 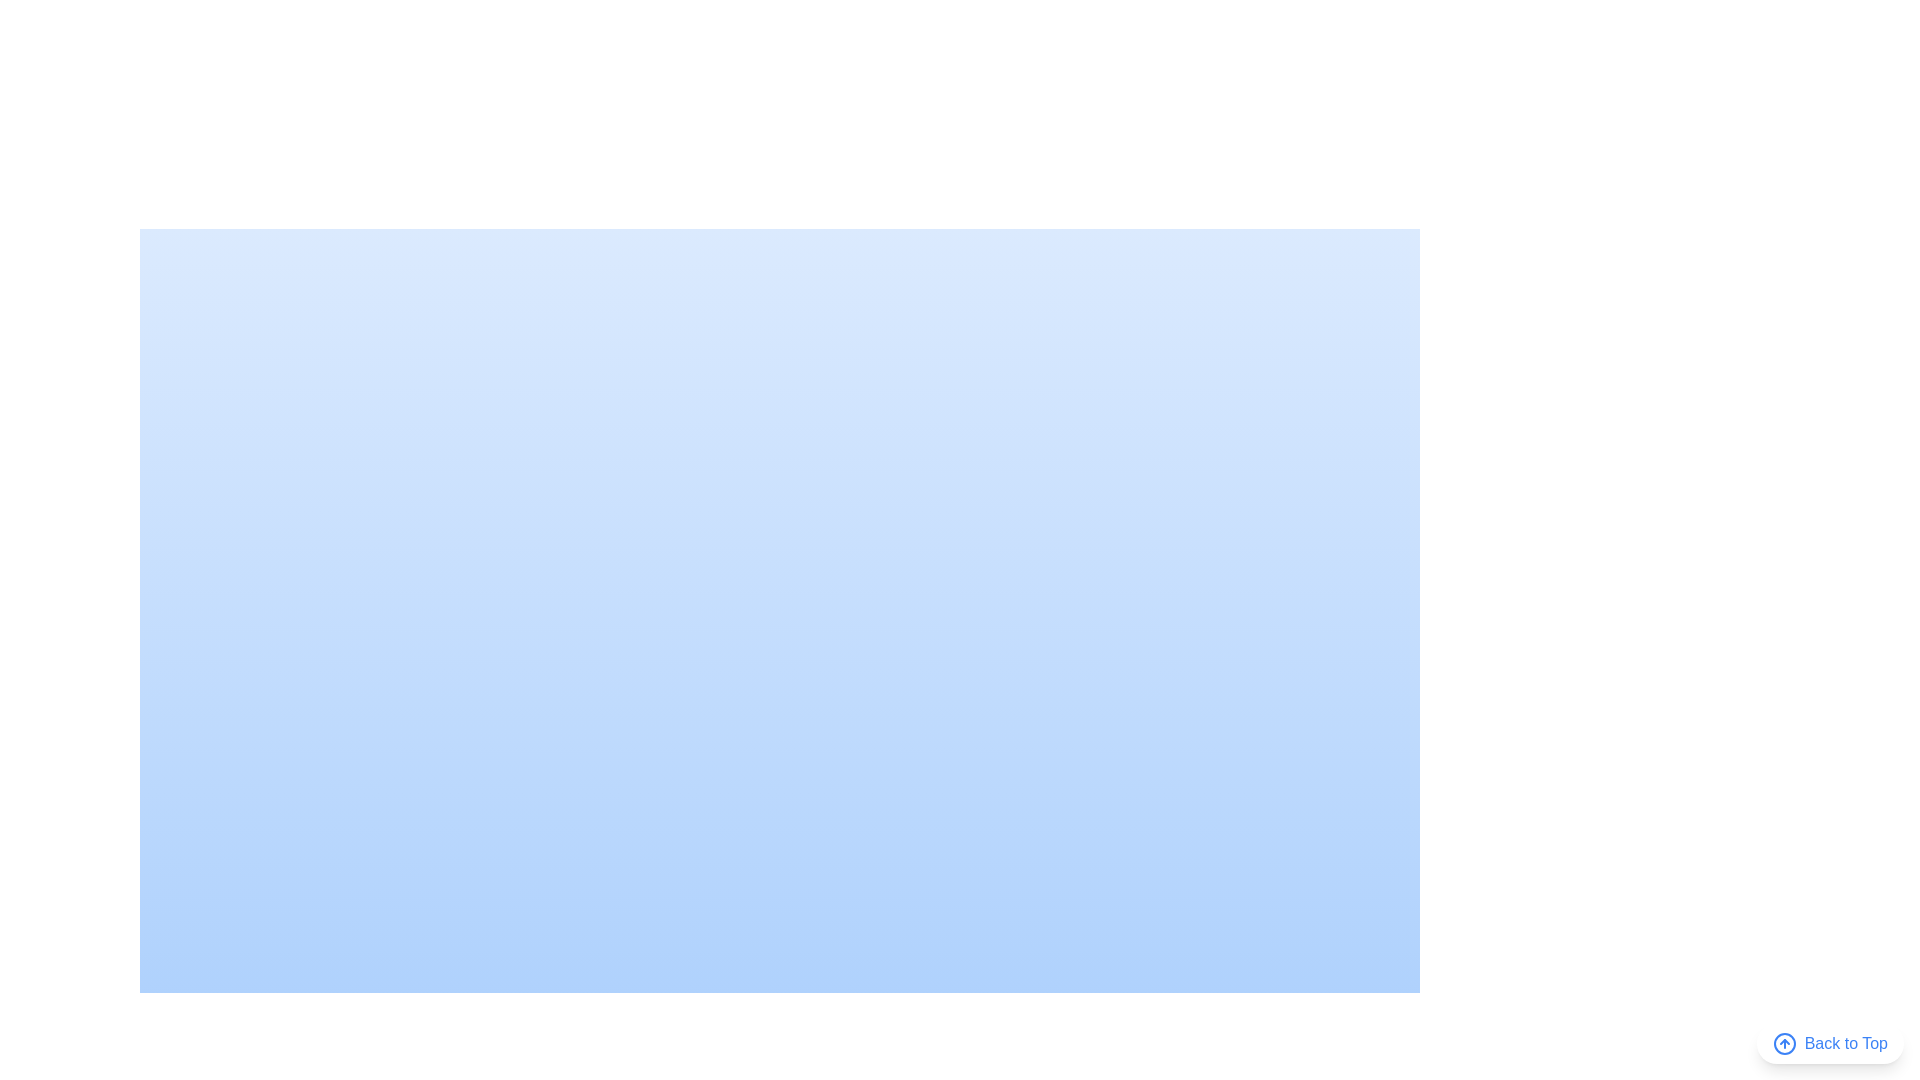 I want to click on the circular blue icon with an upward-pointing arrow, so click(x=1784, y=1043).